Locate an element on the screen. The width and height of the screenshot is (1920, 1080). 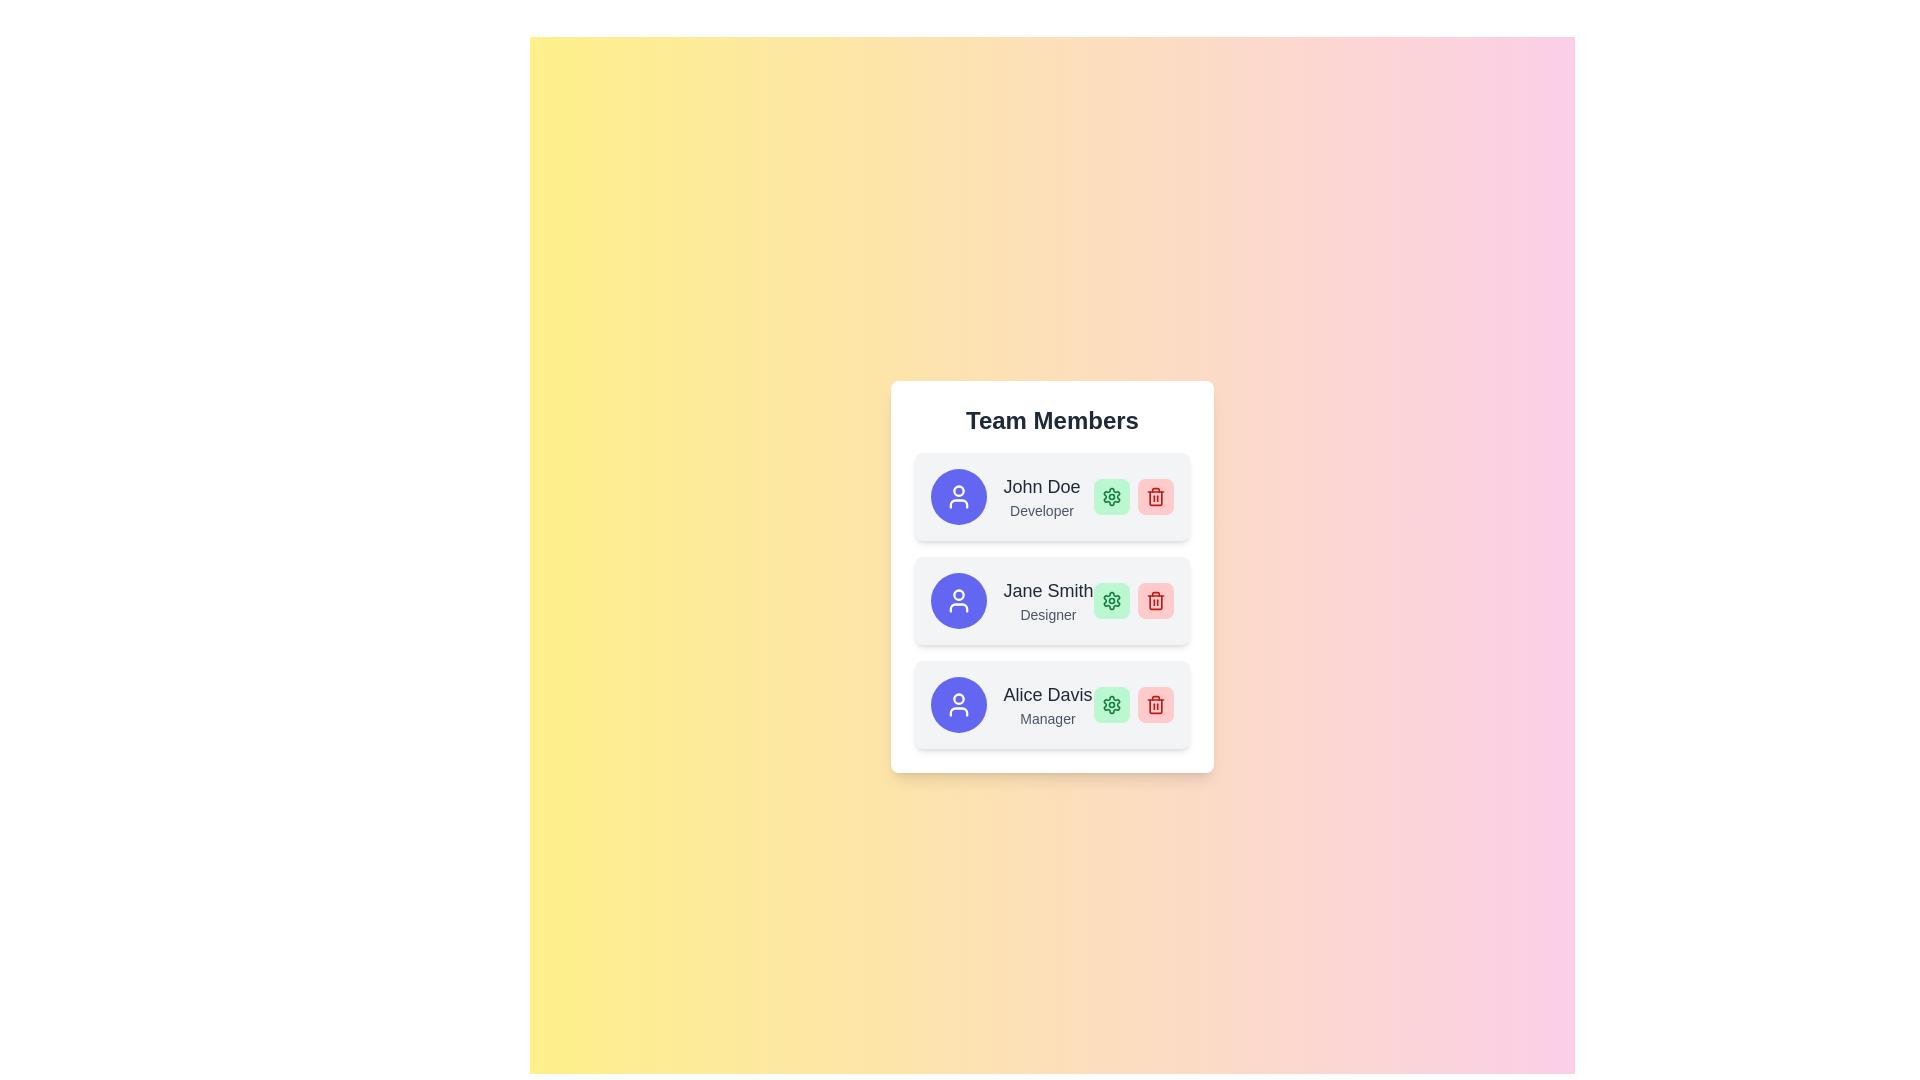
the profile item representing the first team member in the list of 'Team Members' by clicking on it is located at coordinates (1006, 496).